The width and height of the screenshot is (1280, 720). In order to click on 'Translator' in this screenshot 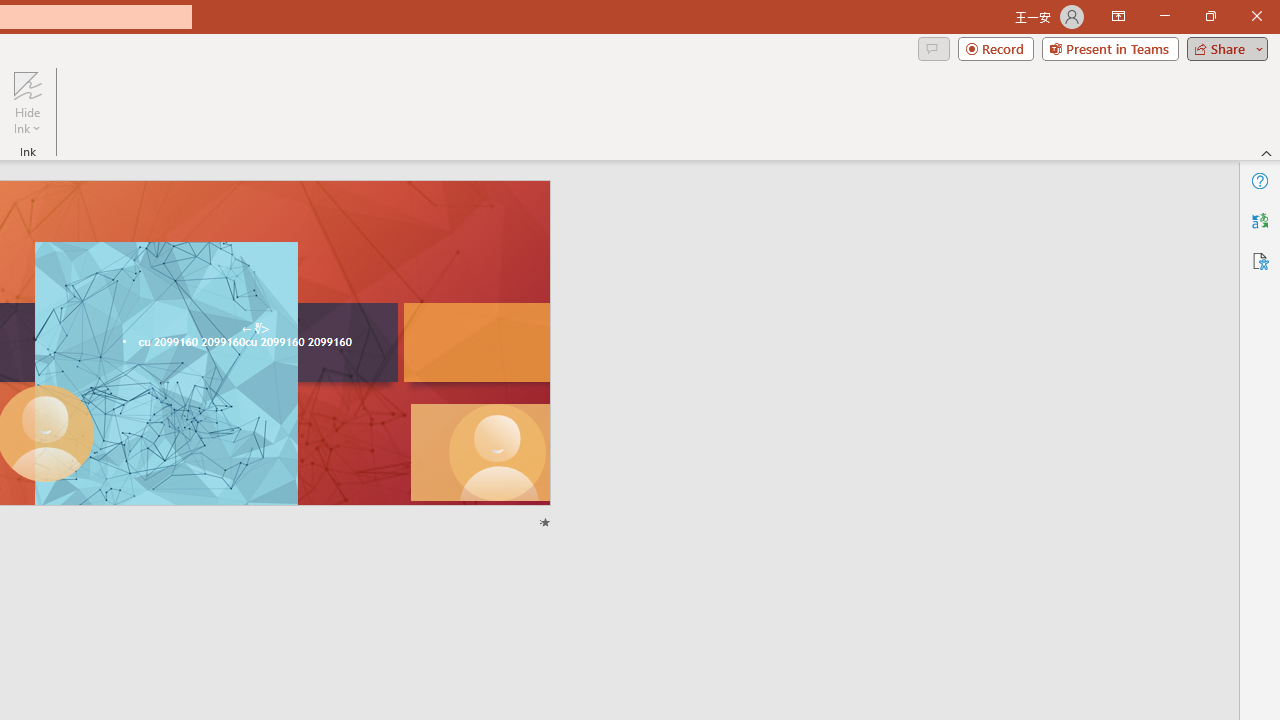, I will do `click(1259, 221)`.